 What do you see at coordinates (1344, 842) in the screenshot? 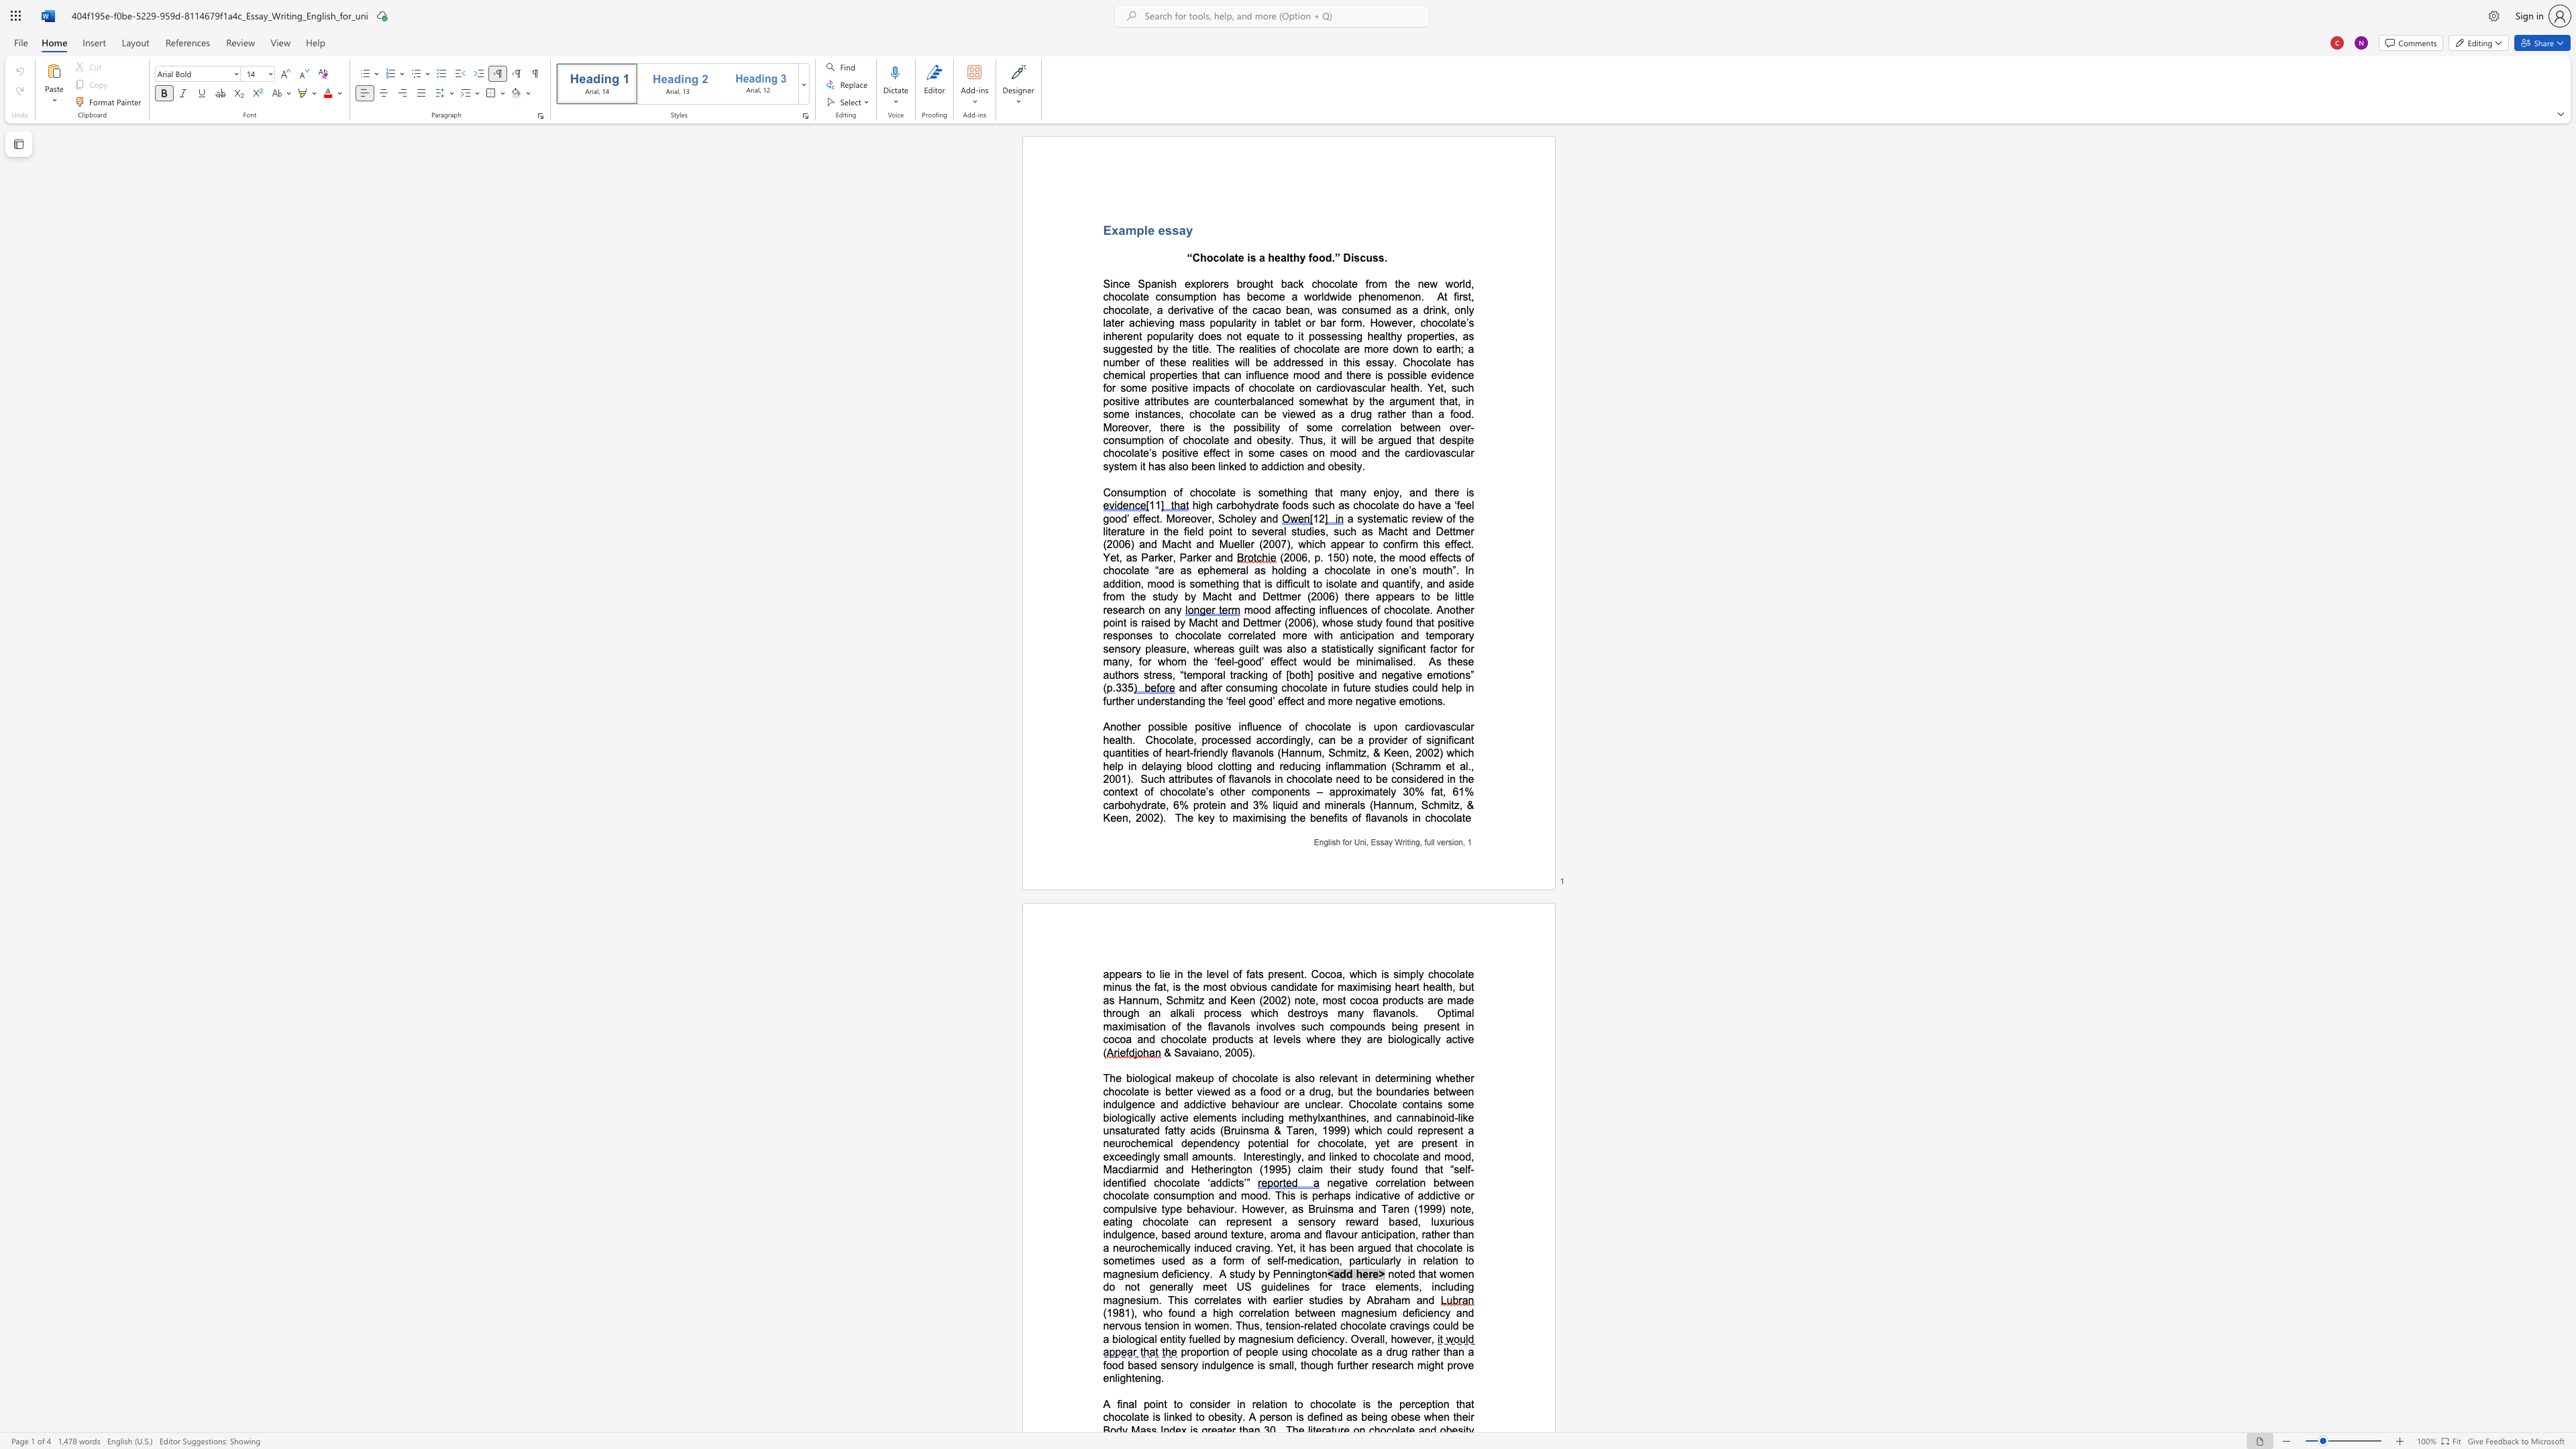
I see `the subset text "or Uni, Essa" within the text "English for Uni, Essay Writing, full version,"` at bounding box center [1344, 842].